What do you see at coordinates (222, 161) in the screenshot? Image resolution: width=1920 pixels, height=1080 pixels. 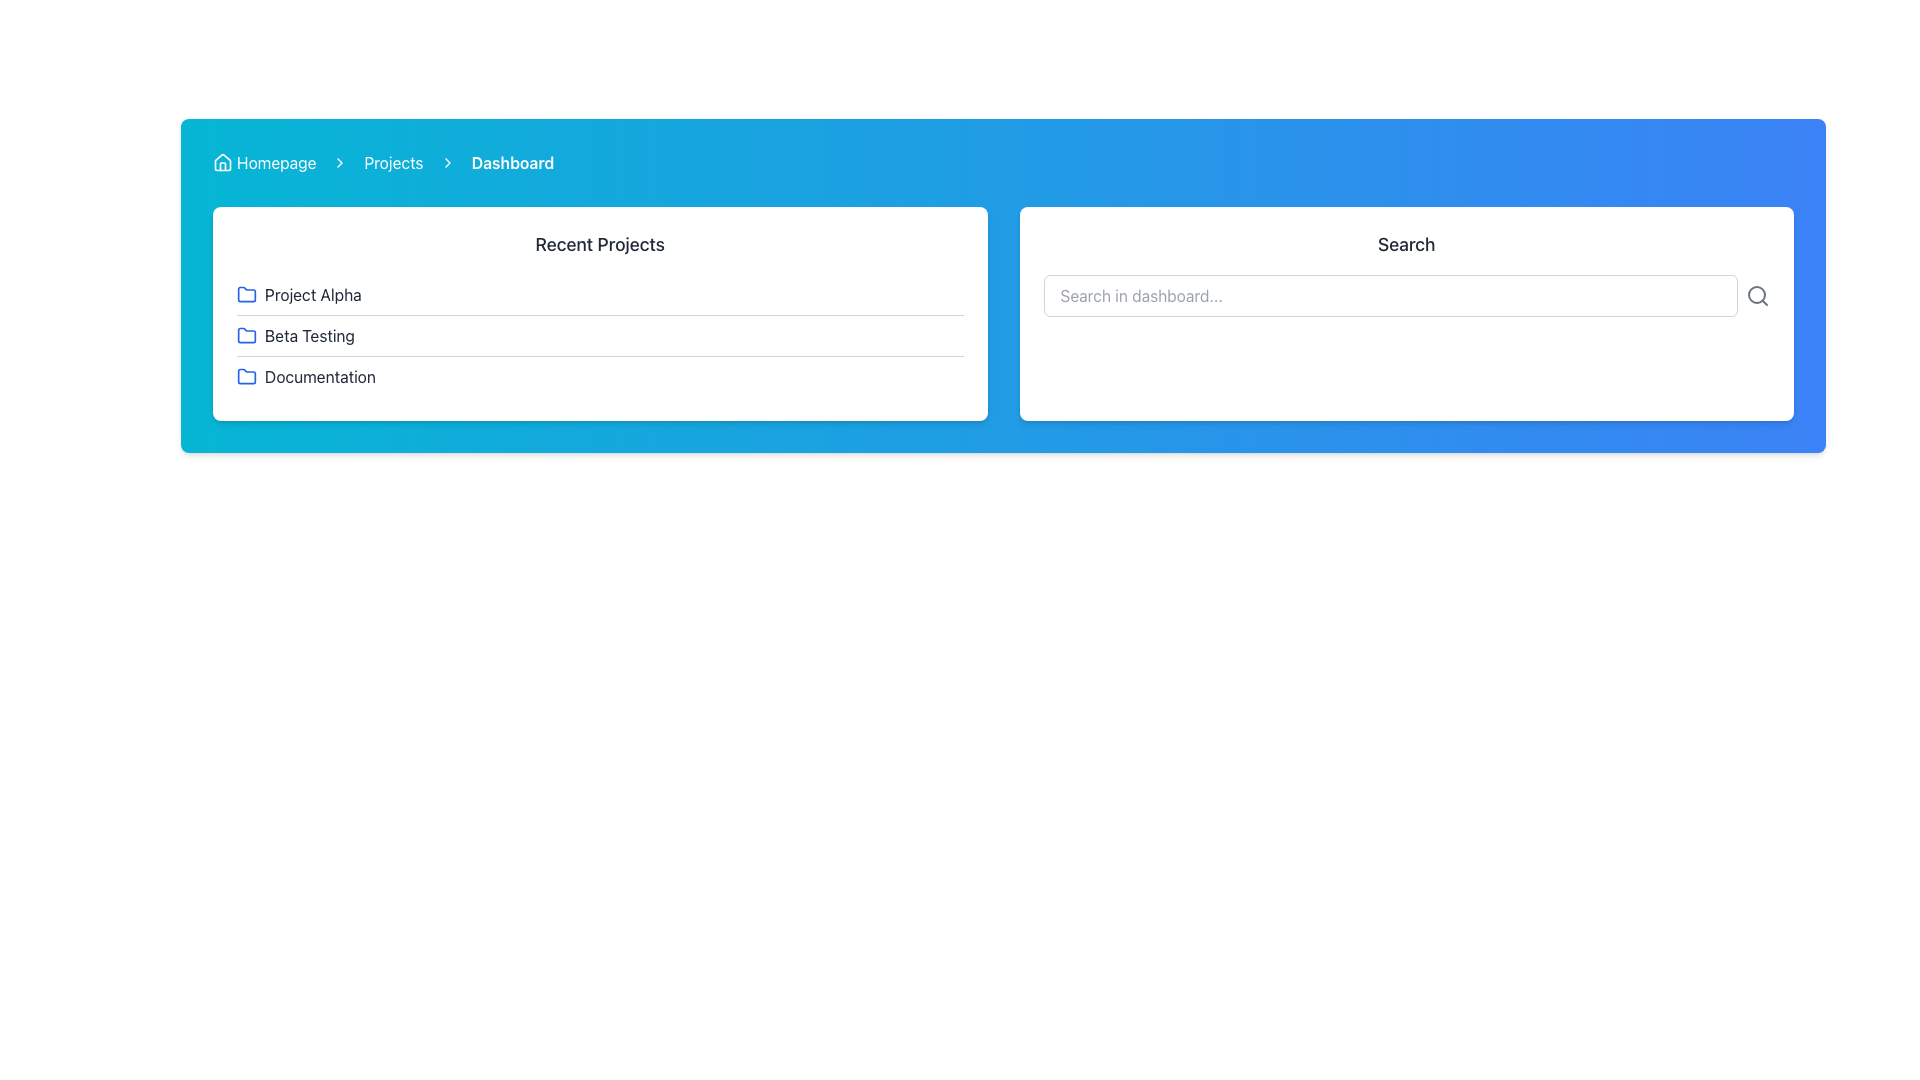 I see `the house-like icon in the breadcrumb navigation` at bounding box center [222, 161].